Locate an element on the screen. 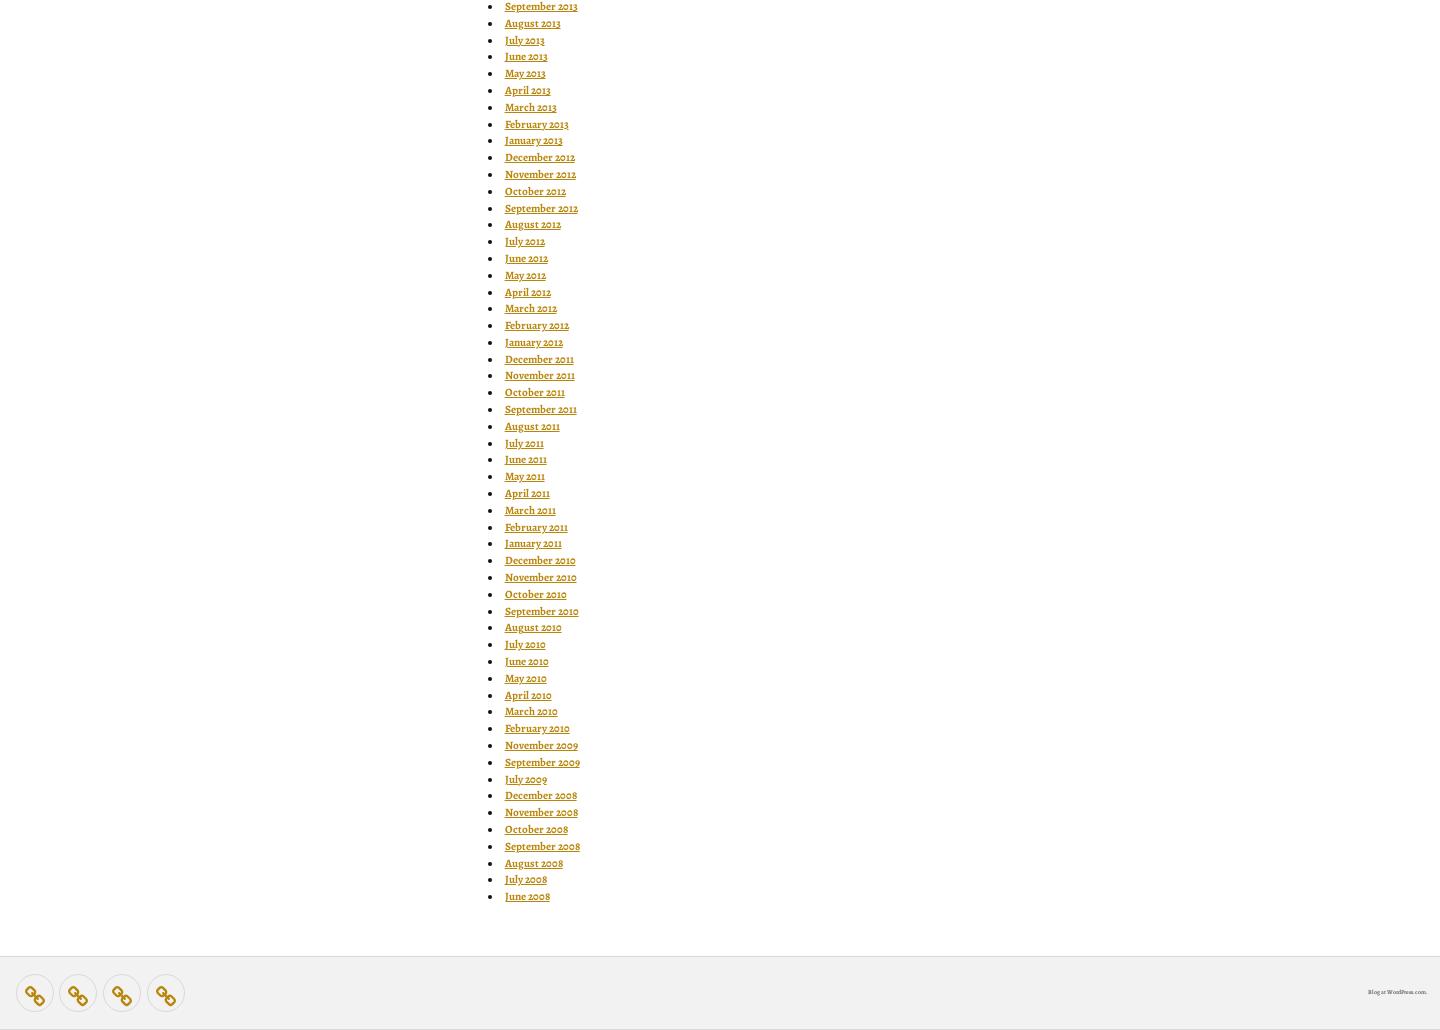  'September 2011' is located at coordinates (502, 409).